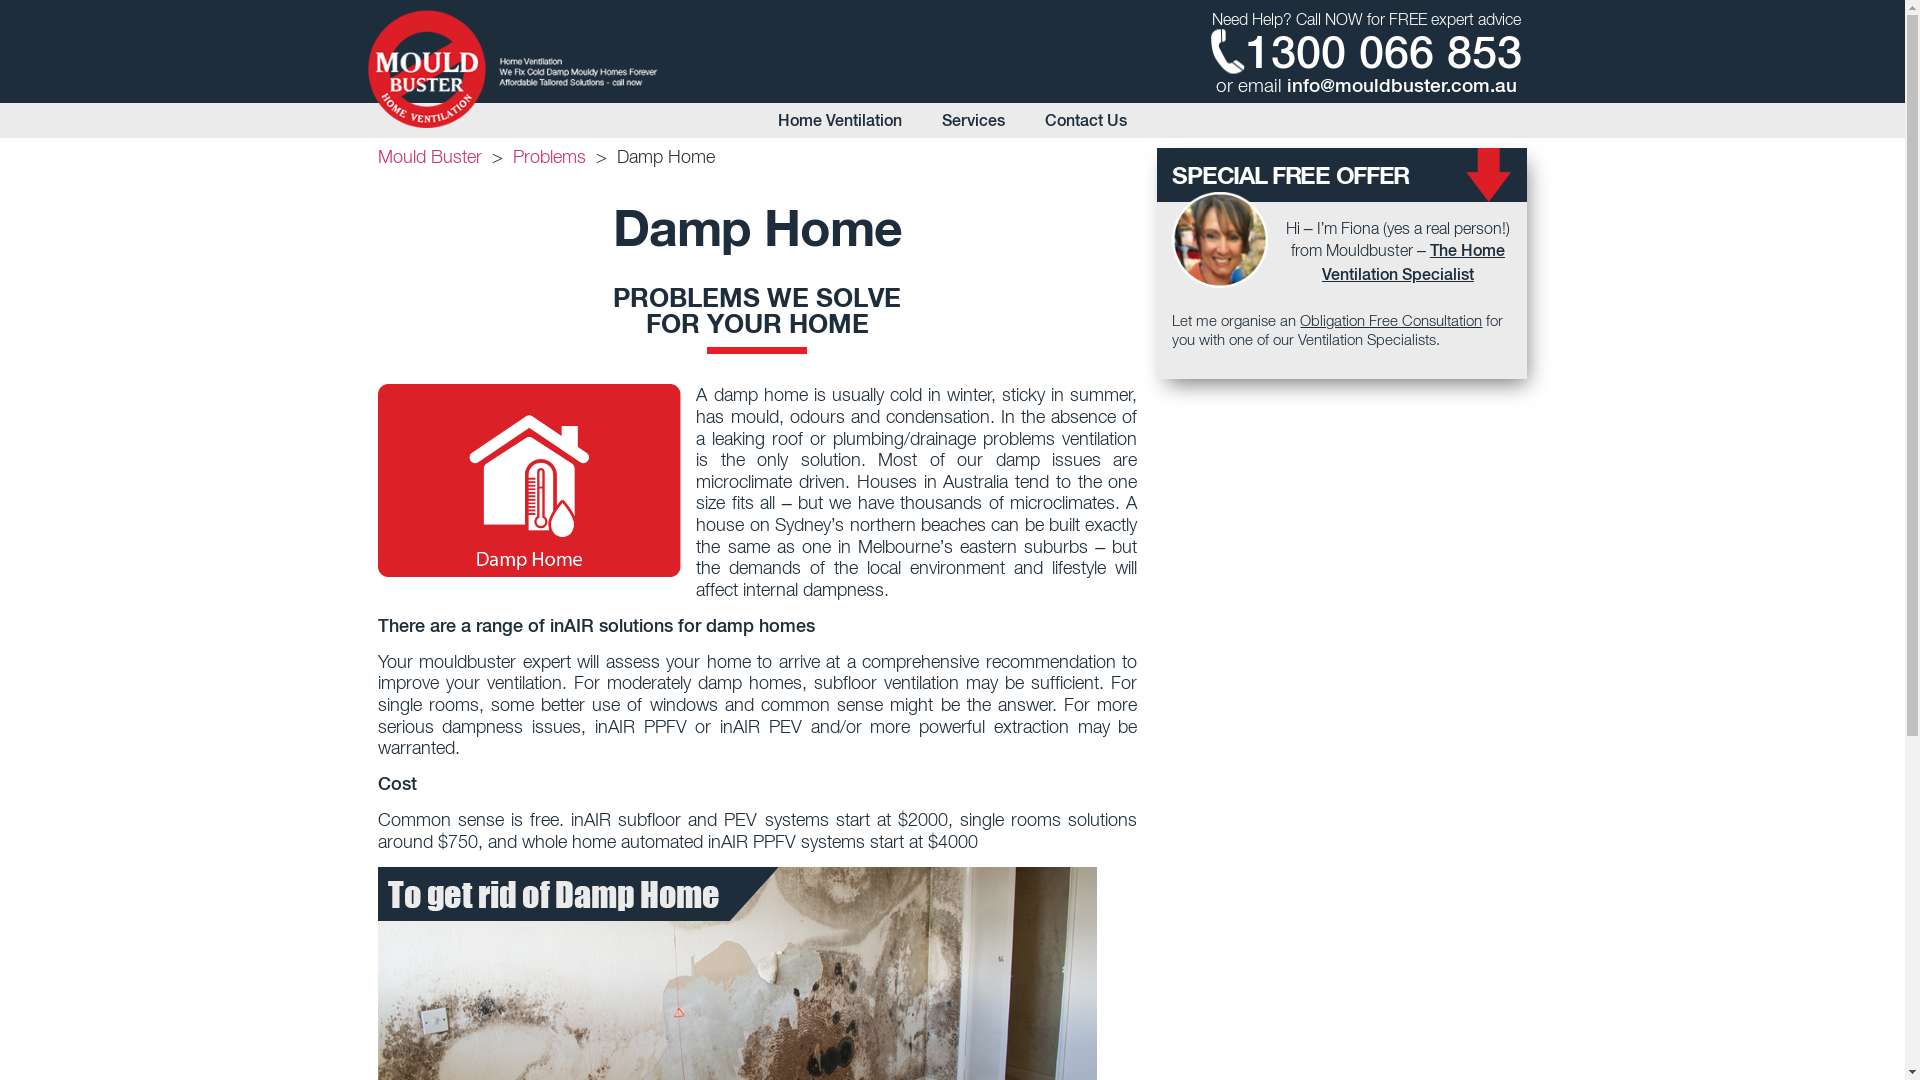 The image size is (1920, 1080). I want to click on 'Services', so click(973, 120).